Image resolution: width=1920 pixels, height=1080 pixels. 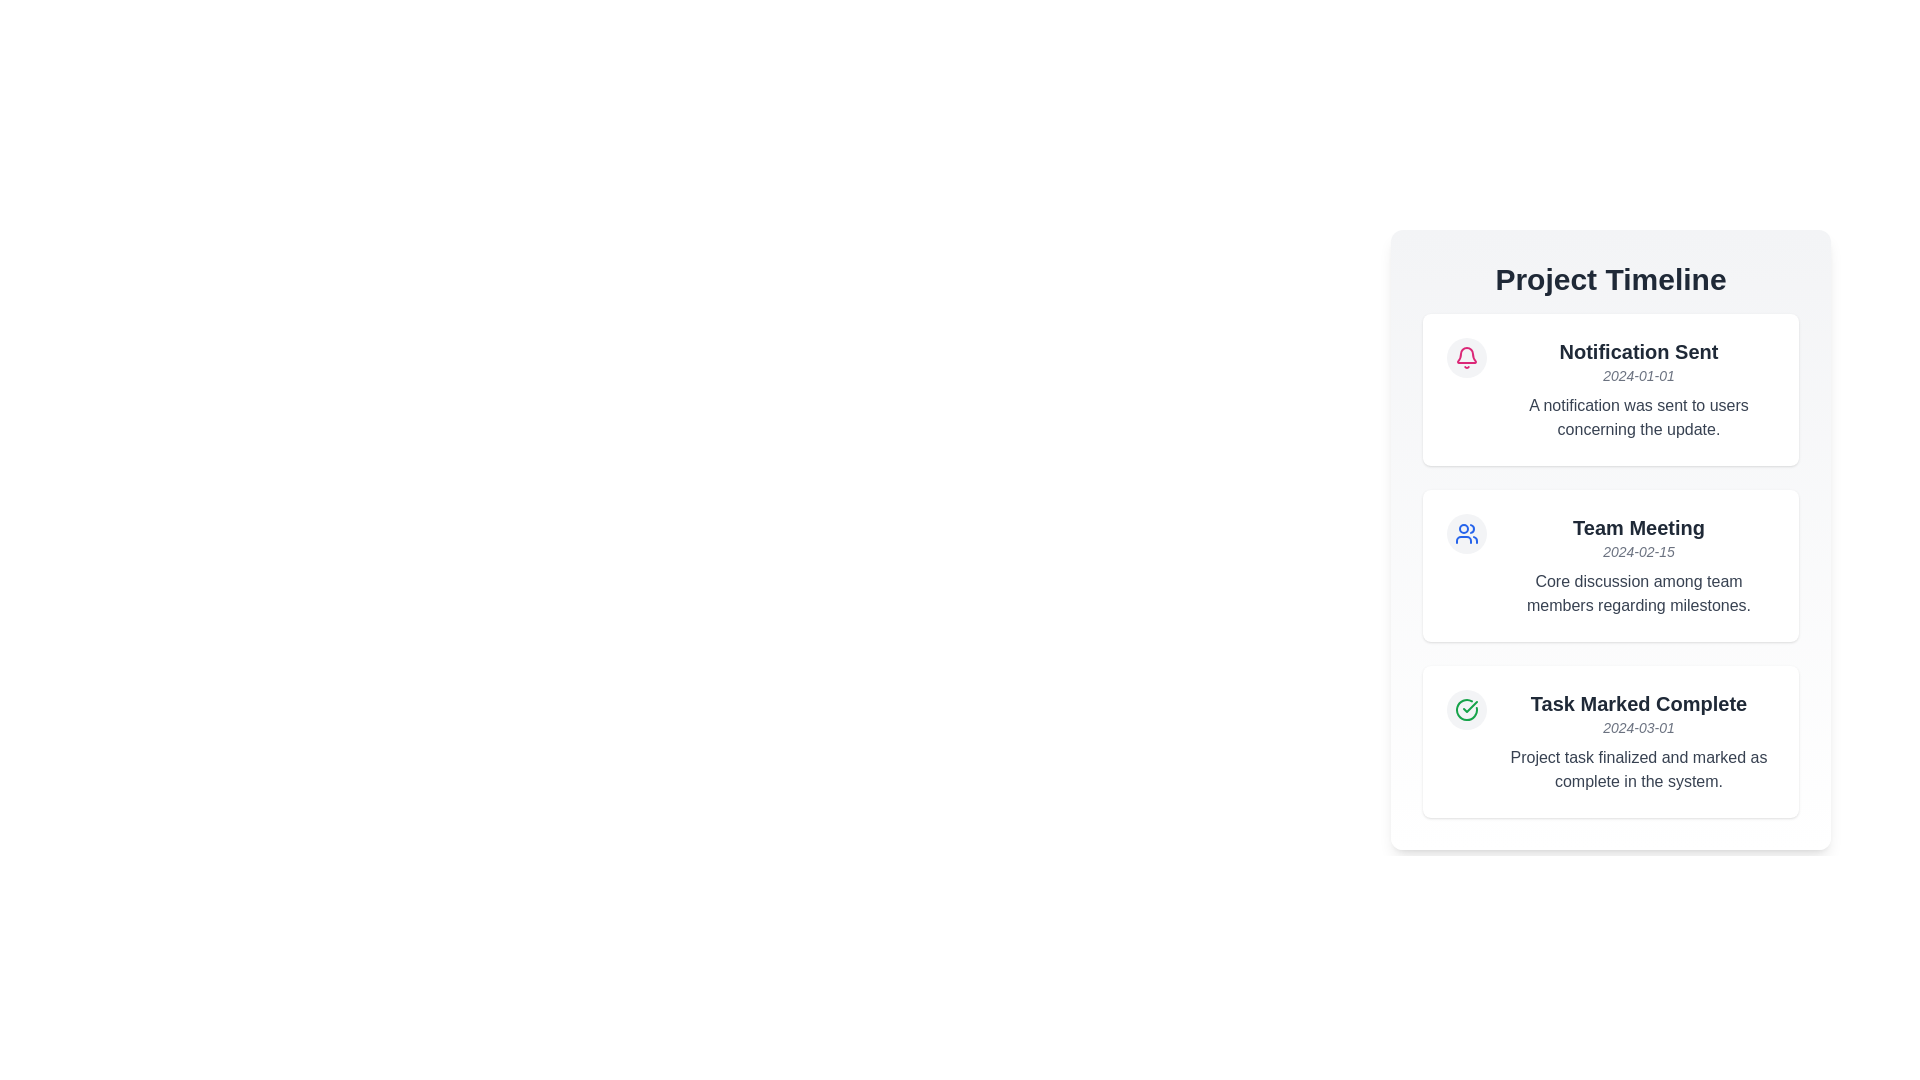 What do you see at coordinates (1638, 389) in the screenshot?
I see `textual information block displaying 'Notification Sent' along with the date and paragraph content, located on the right side of the page` at bounding box center [1638, 389].